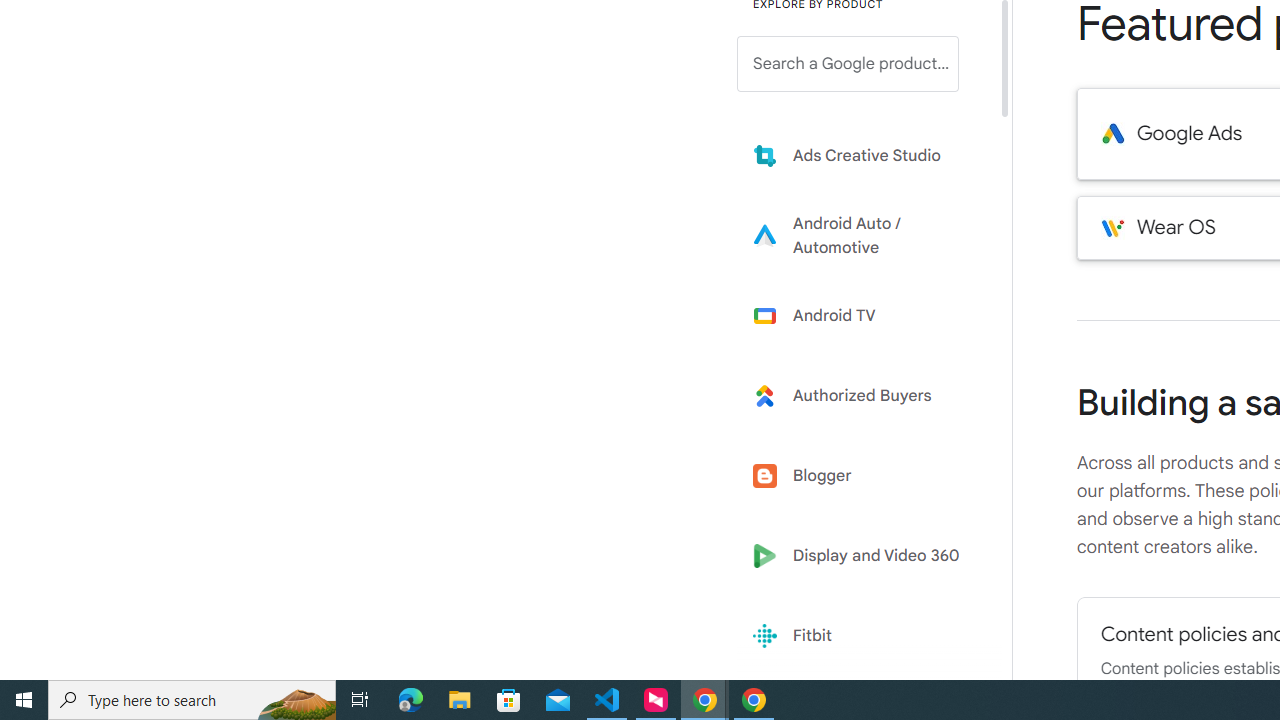 This screenshot has height=720, width=1280. I want to click on 'Search a Google product from below list.', so click(848, 63).